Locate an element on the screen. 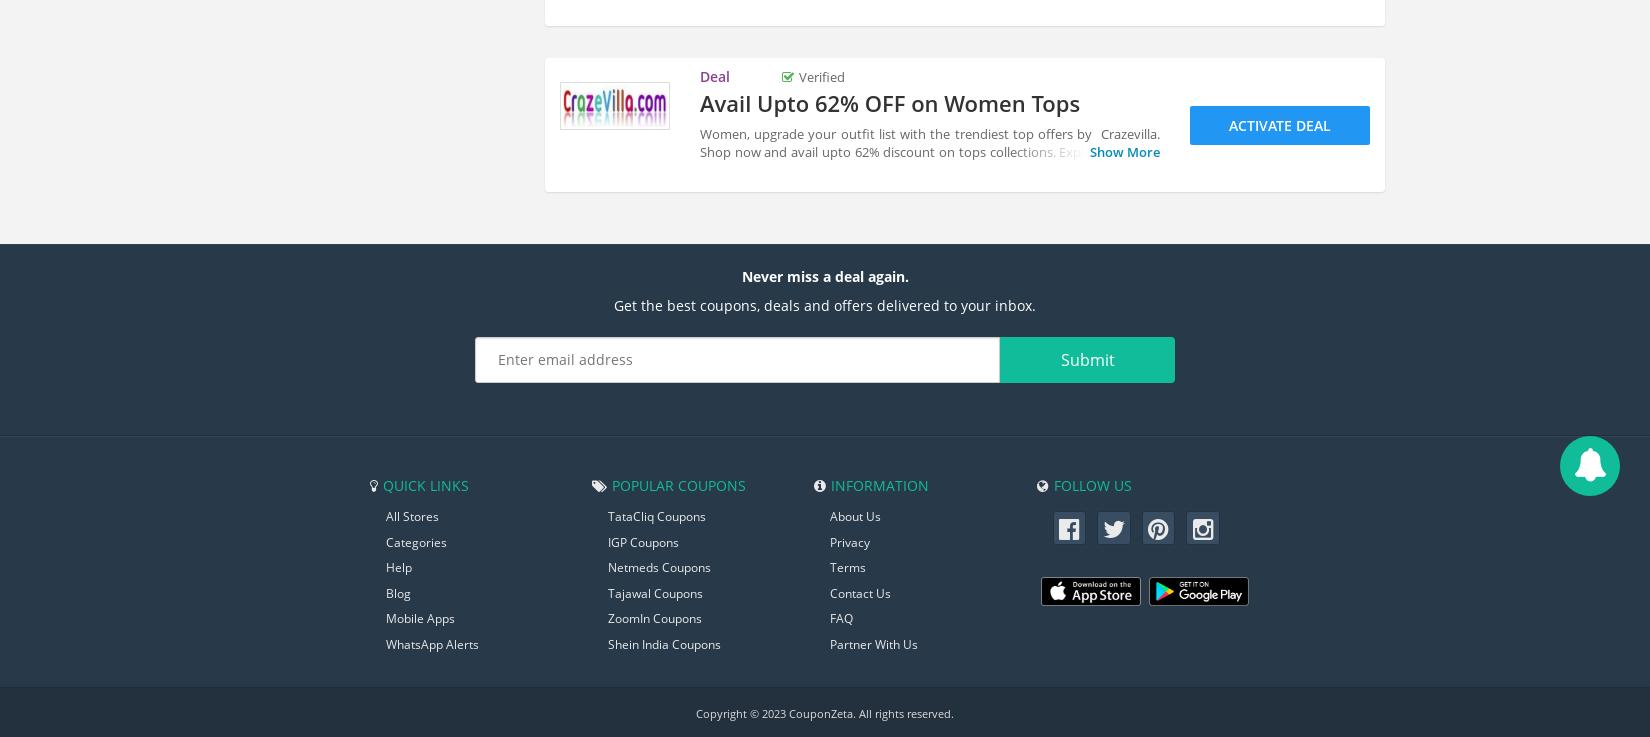 This screenshot has width=1650, height=737. 'Help' is located at coordinates (398, 567).